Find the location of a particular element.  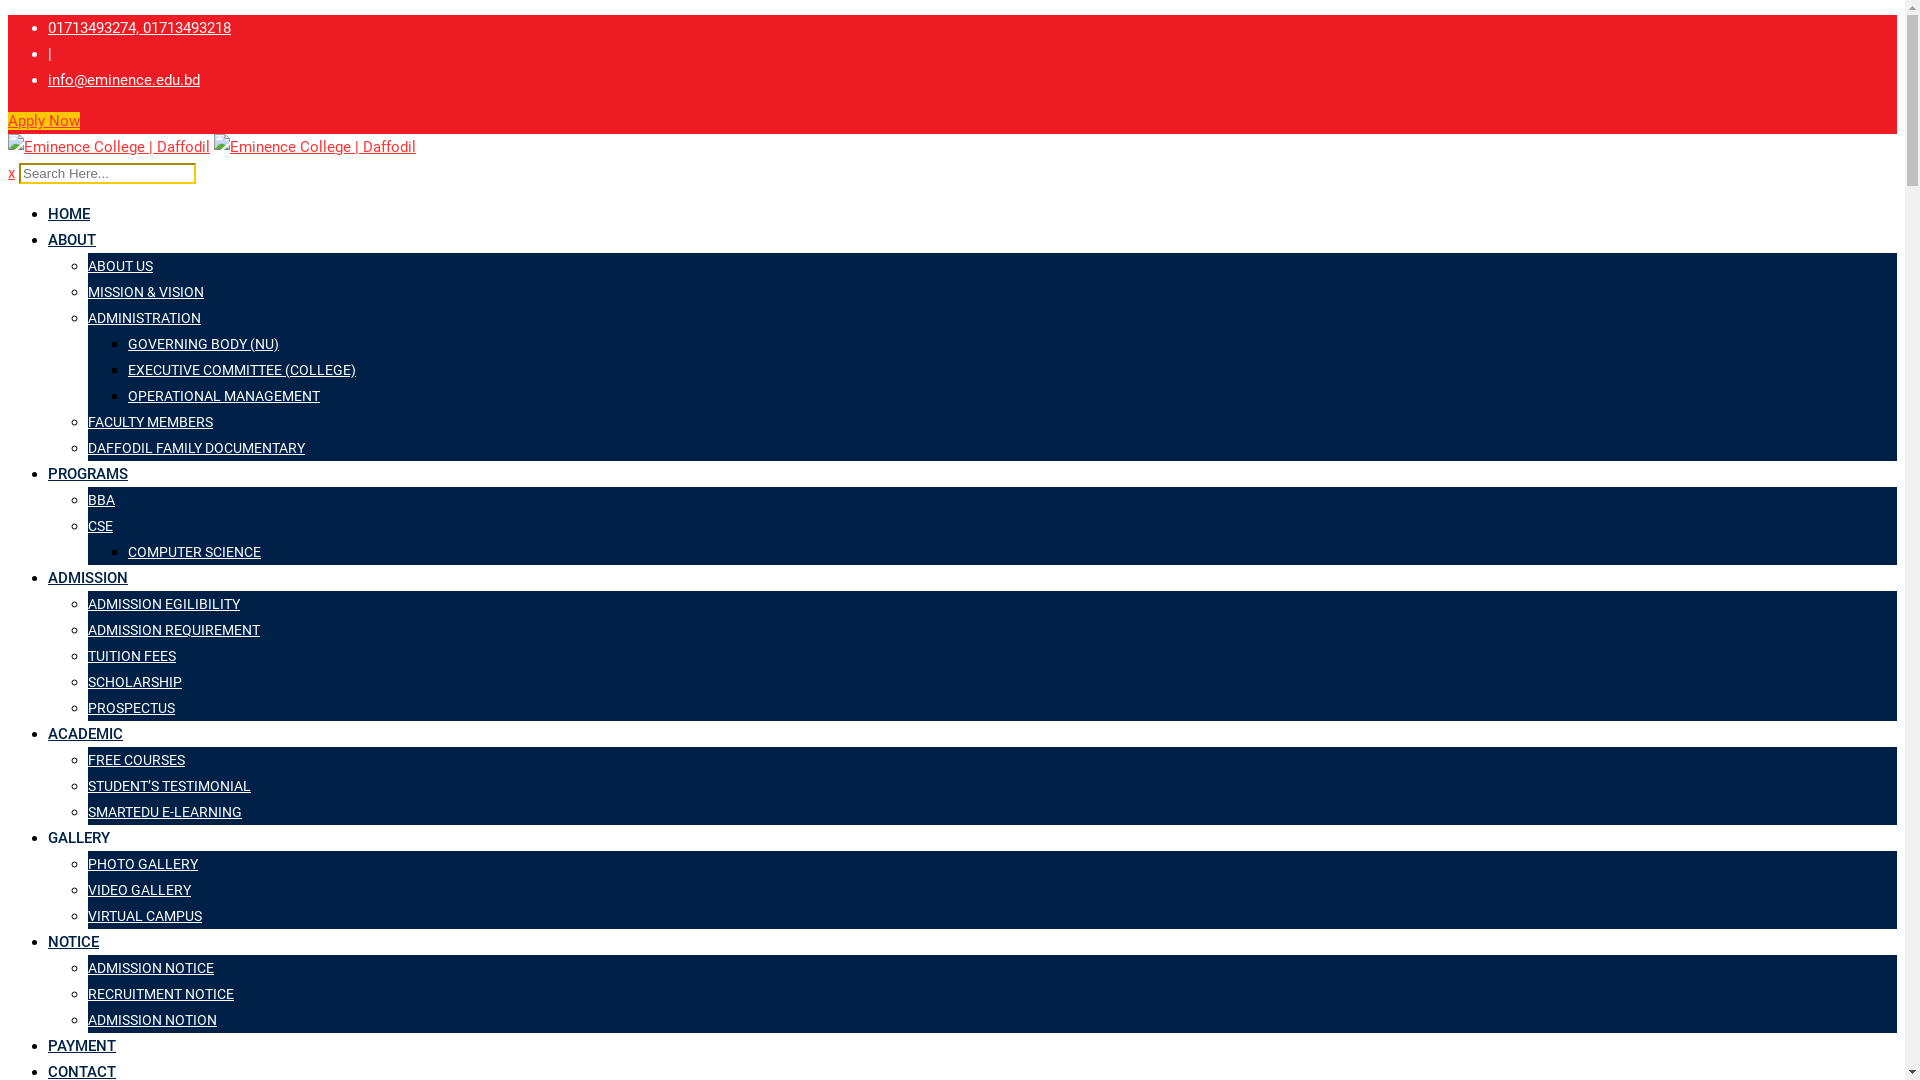

'FREE COURSES' is located at coordinates (135, 759).